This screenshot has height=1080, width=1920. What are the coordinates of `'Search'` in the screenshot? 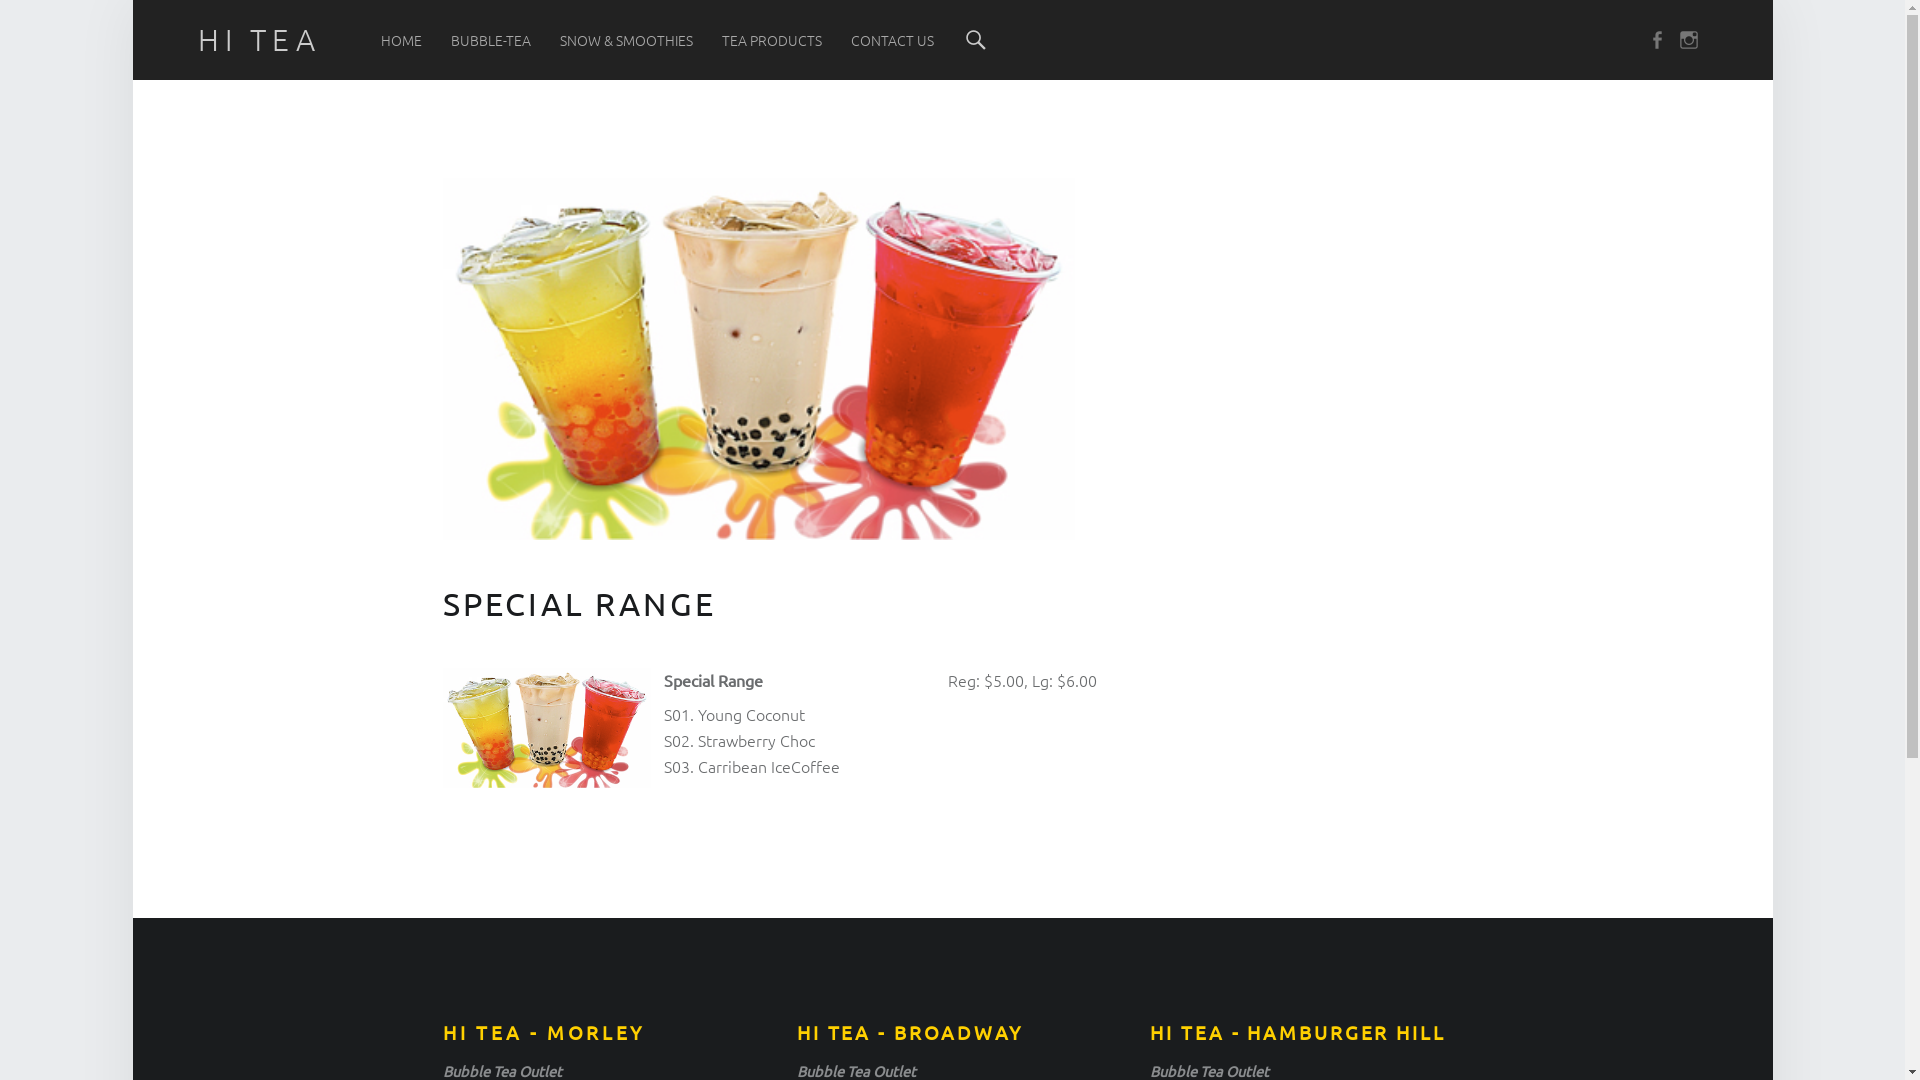 It's located at (975, 39).